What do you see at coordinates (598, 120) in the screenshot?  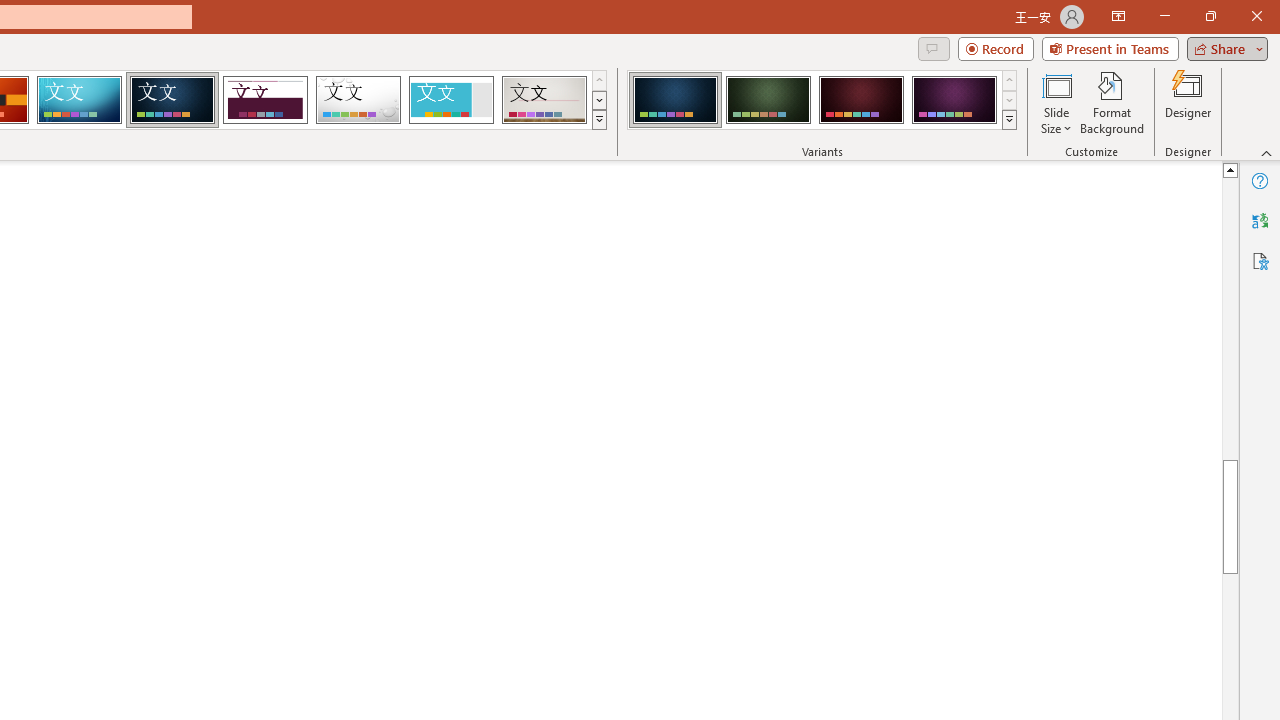 I see `'Themes'` at bounding box center [598, 120].